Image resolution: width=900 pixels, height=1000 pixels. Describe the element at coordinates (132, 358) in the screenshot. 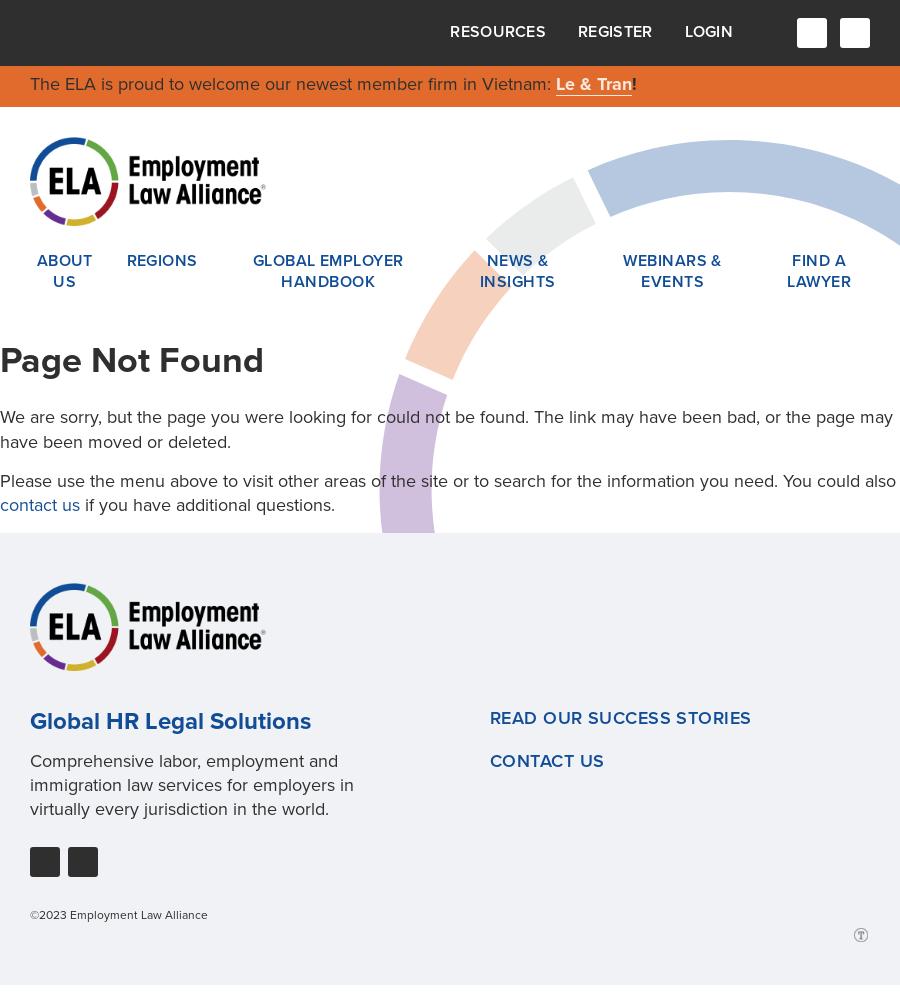

I see `'Page Not Found'` at that location.